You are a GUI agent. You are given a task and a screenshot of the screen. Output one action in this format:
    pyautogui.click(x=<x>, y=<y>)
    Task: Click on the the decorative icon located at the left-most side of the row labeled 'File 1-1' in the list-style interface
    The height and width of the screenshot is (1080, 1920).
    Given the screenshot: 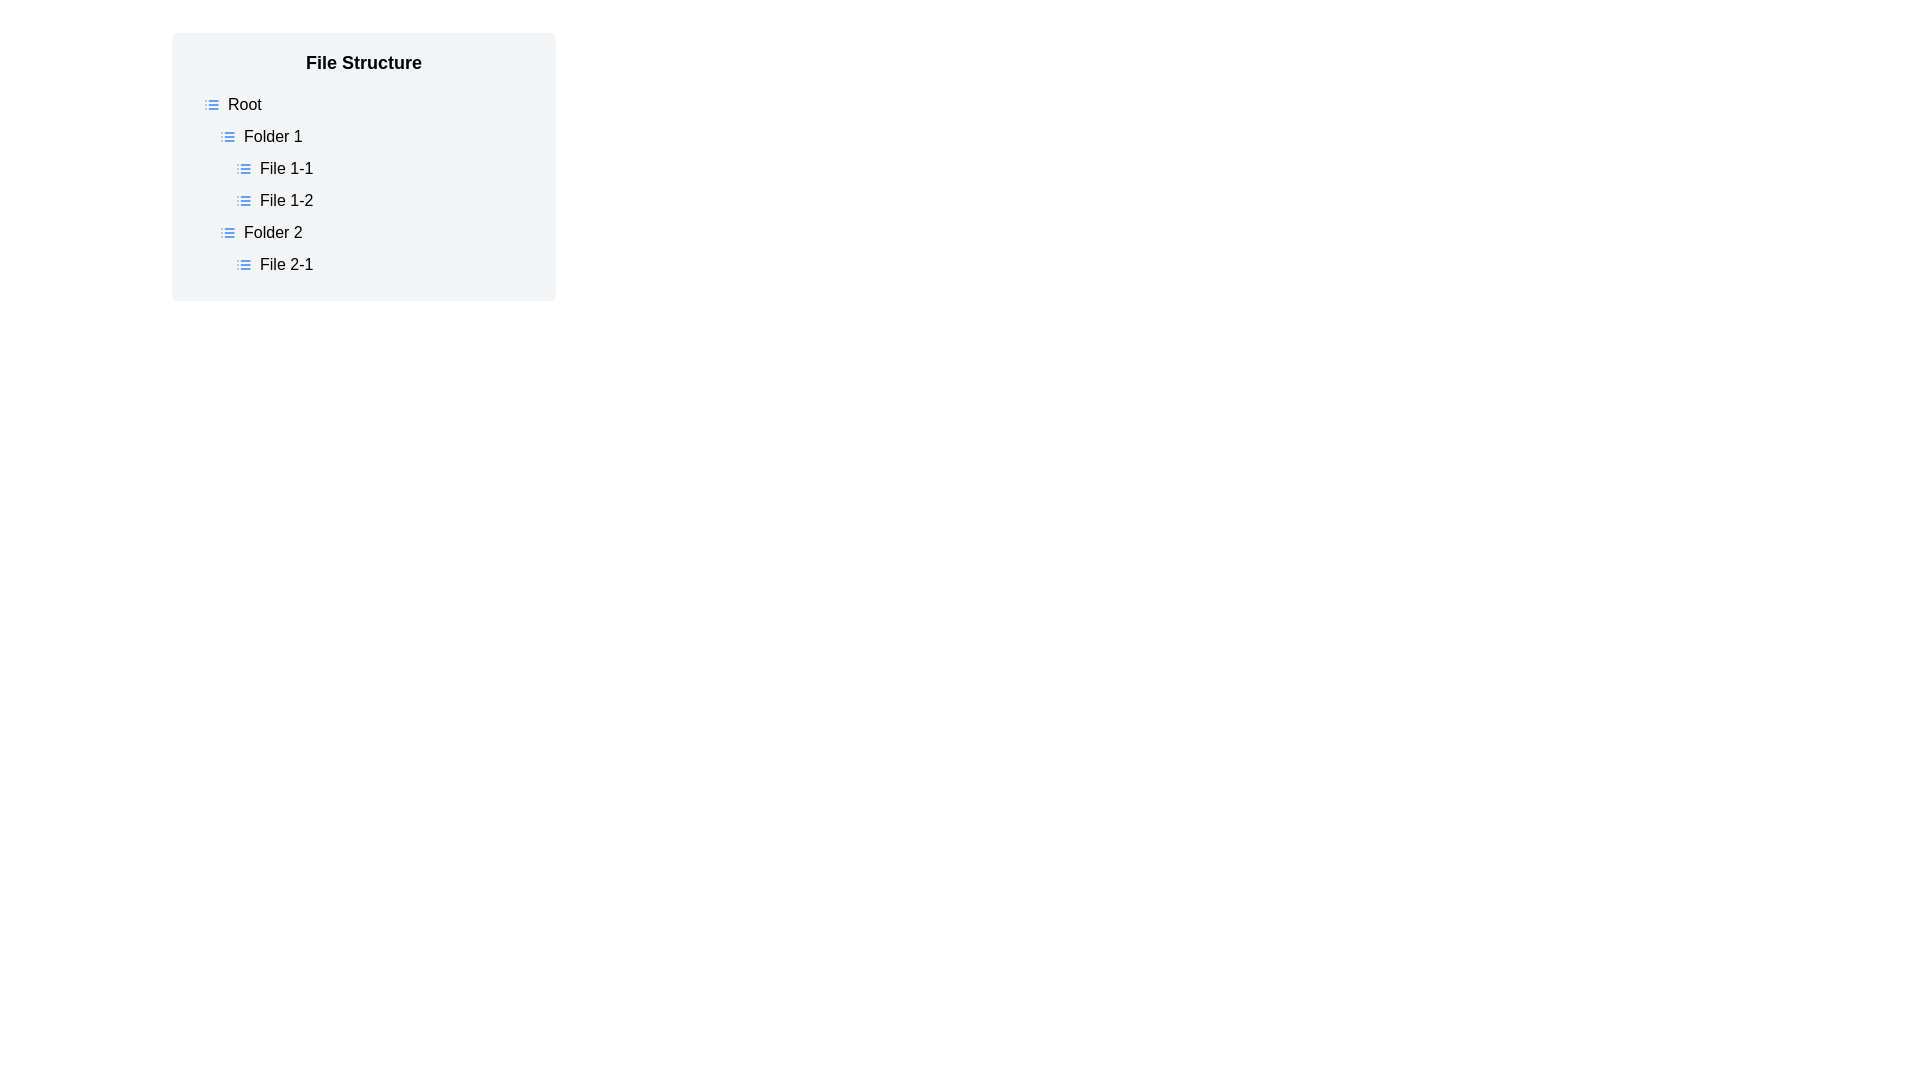 What is the action you would take?
    pyautogui.click(x=243, y=168)
    